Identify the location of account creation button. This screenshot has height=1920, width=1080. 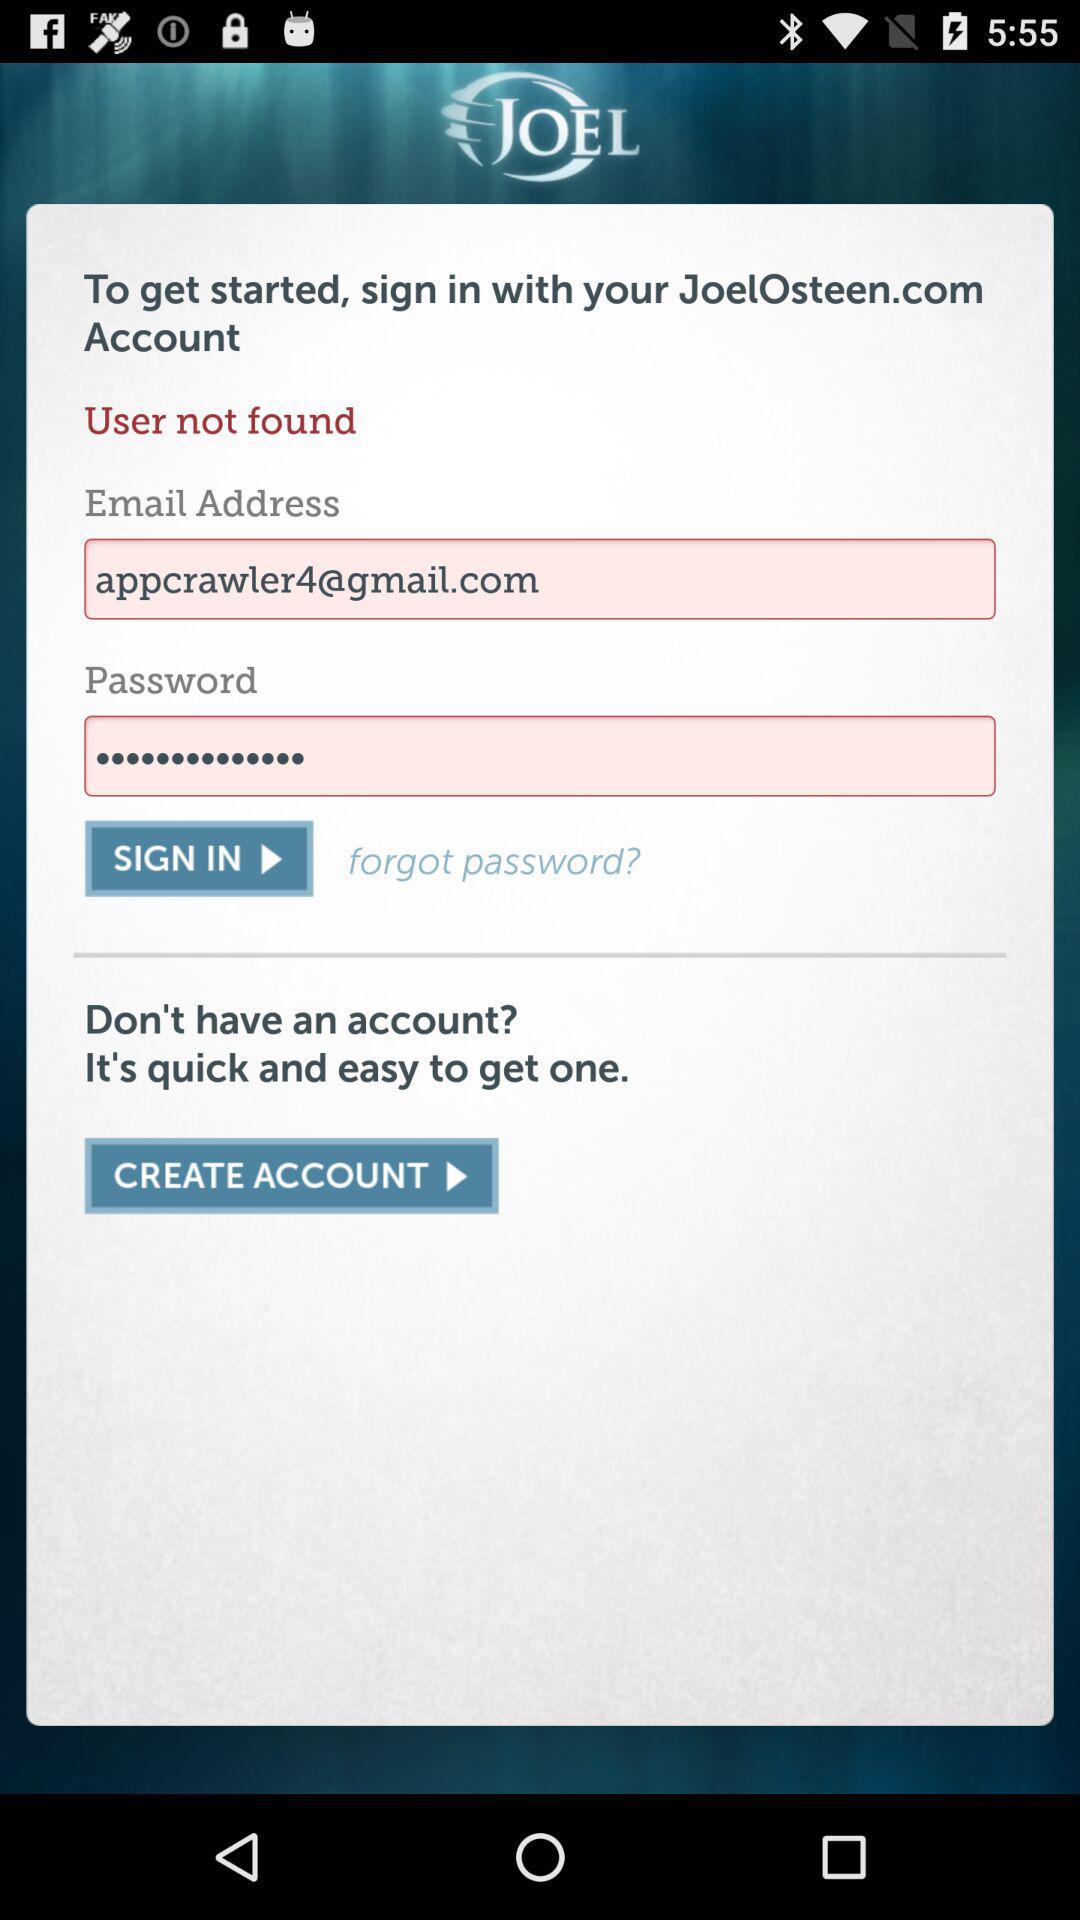
(291, 1176).